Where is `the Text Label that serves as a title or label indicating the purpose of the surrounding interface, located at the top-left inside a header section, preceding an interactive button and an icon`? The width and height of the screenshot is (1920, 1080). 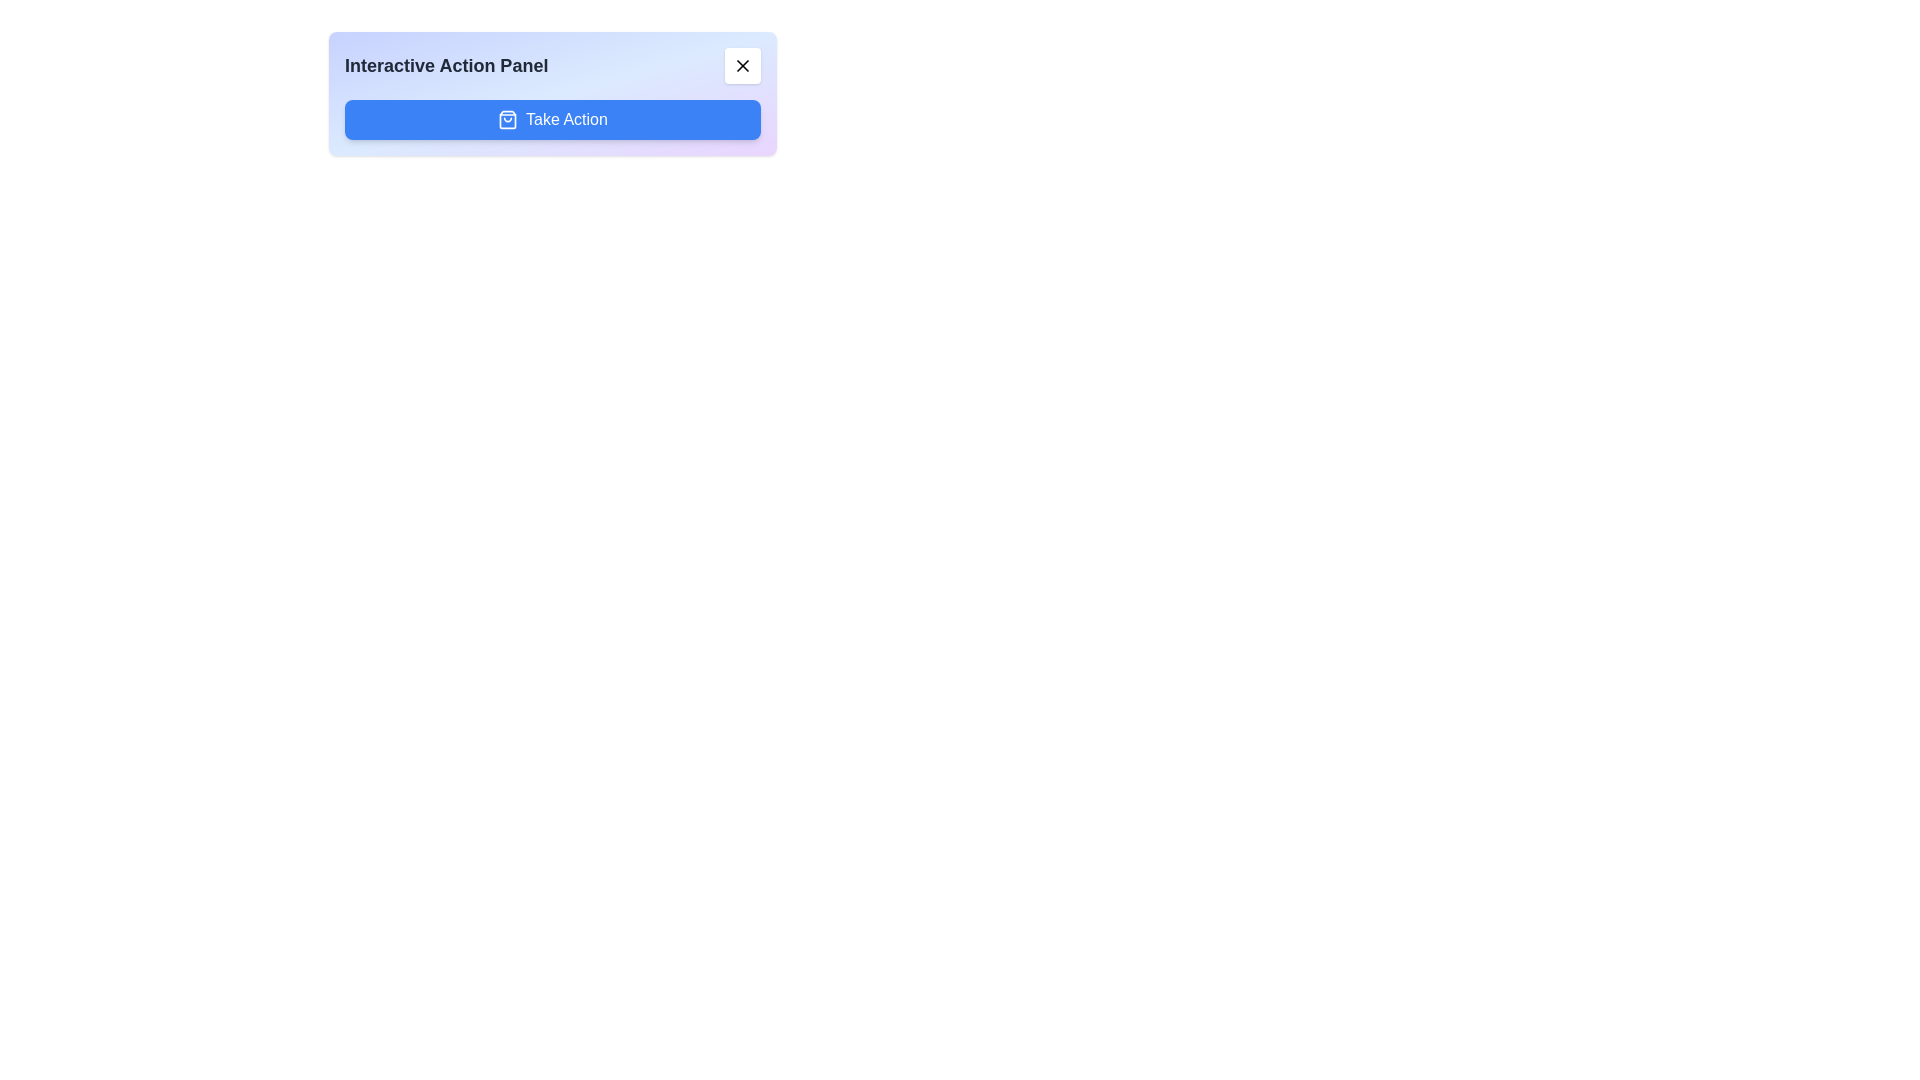
the Text Label that serves as a title or label indicating the purpose of the surrounding interface, located at the top-left inside a header section, preceding an interactive button and an icon is located at coordinates (445, 64).